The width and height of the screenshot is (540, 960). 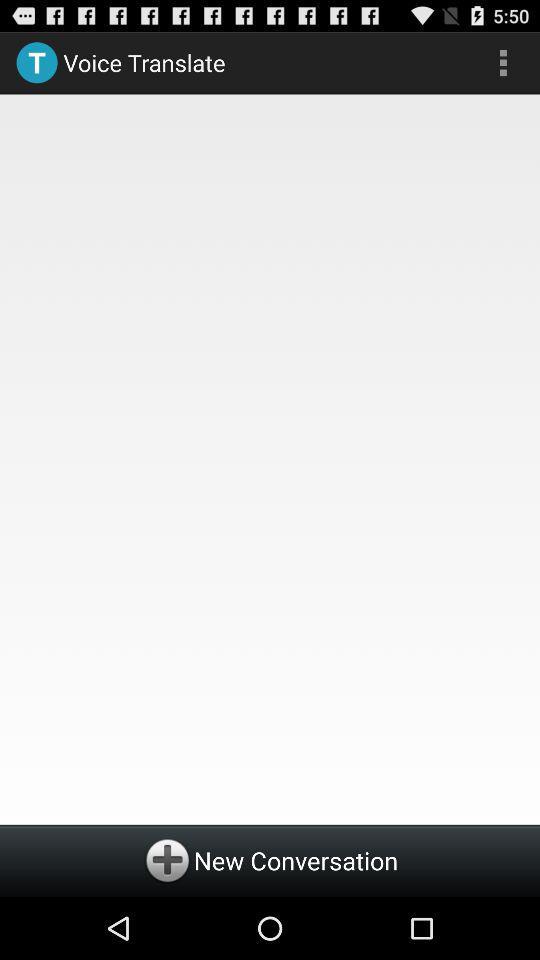 What do you see at coordinates (502, 62) in the screenshot?
I see `the item to the right of the voice translate item` at bounding box center [502, 62].